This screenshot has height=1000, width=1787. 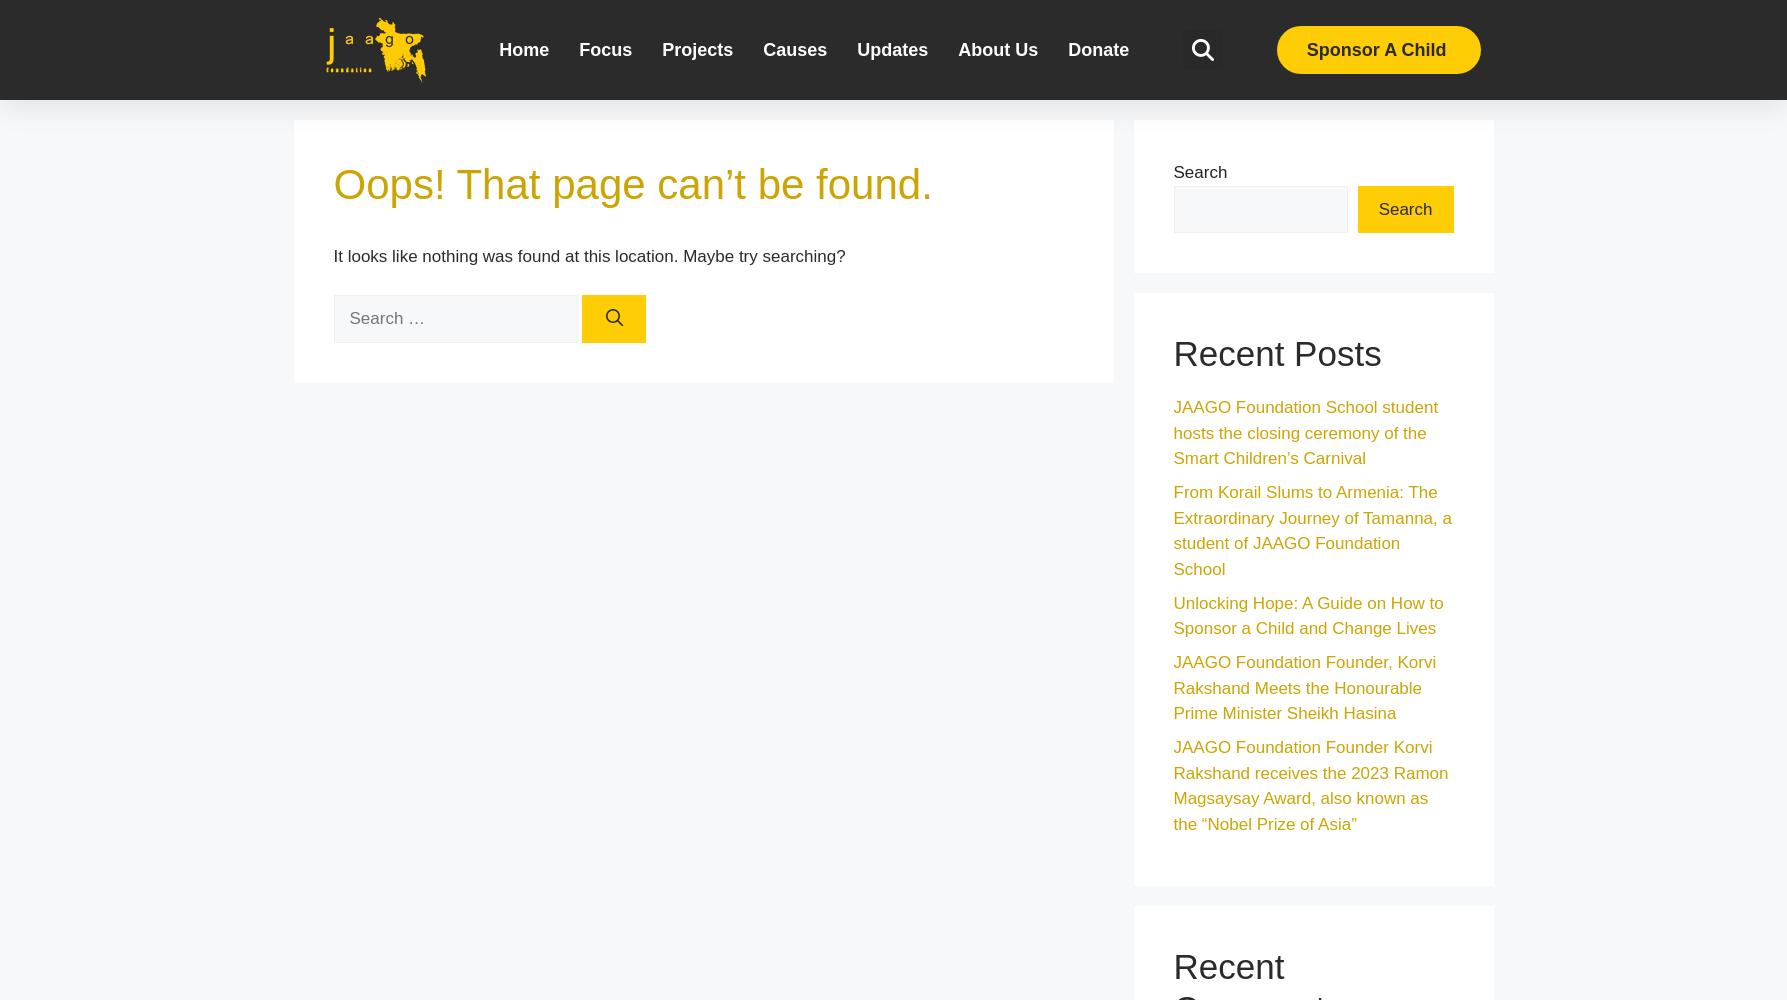 I want to click on 'Updates', so click(x=892, y=50).